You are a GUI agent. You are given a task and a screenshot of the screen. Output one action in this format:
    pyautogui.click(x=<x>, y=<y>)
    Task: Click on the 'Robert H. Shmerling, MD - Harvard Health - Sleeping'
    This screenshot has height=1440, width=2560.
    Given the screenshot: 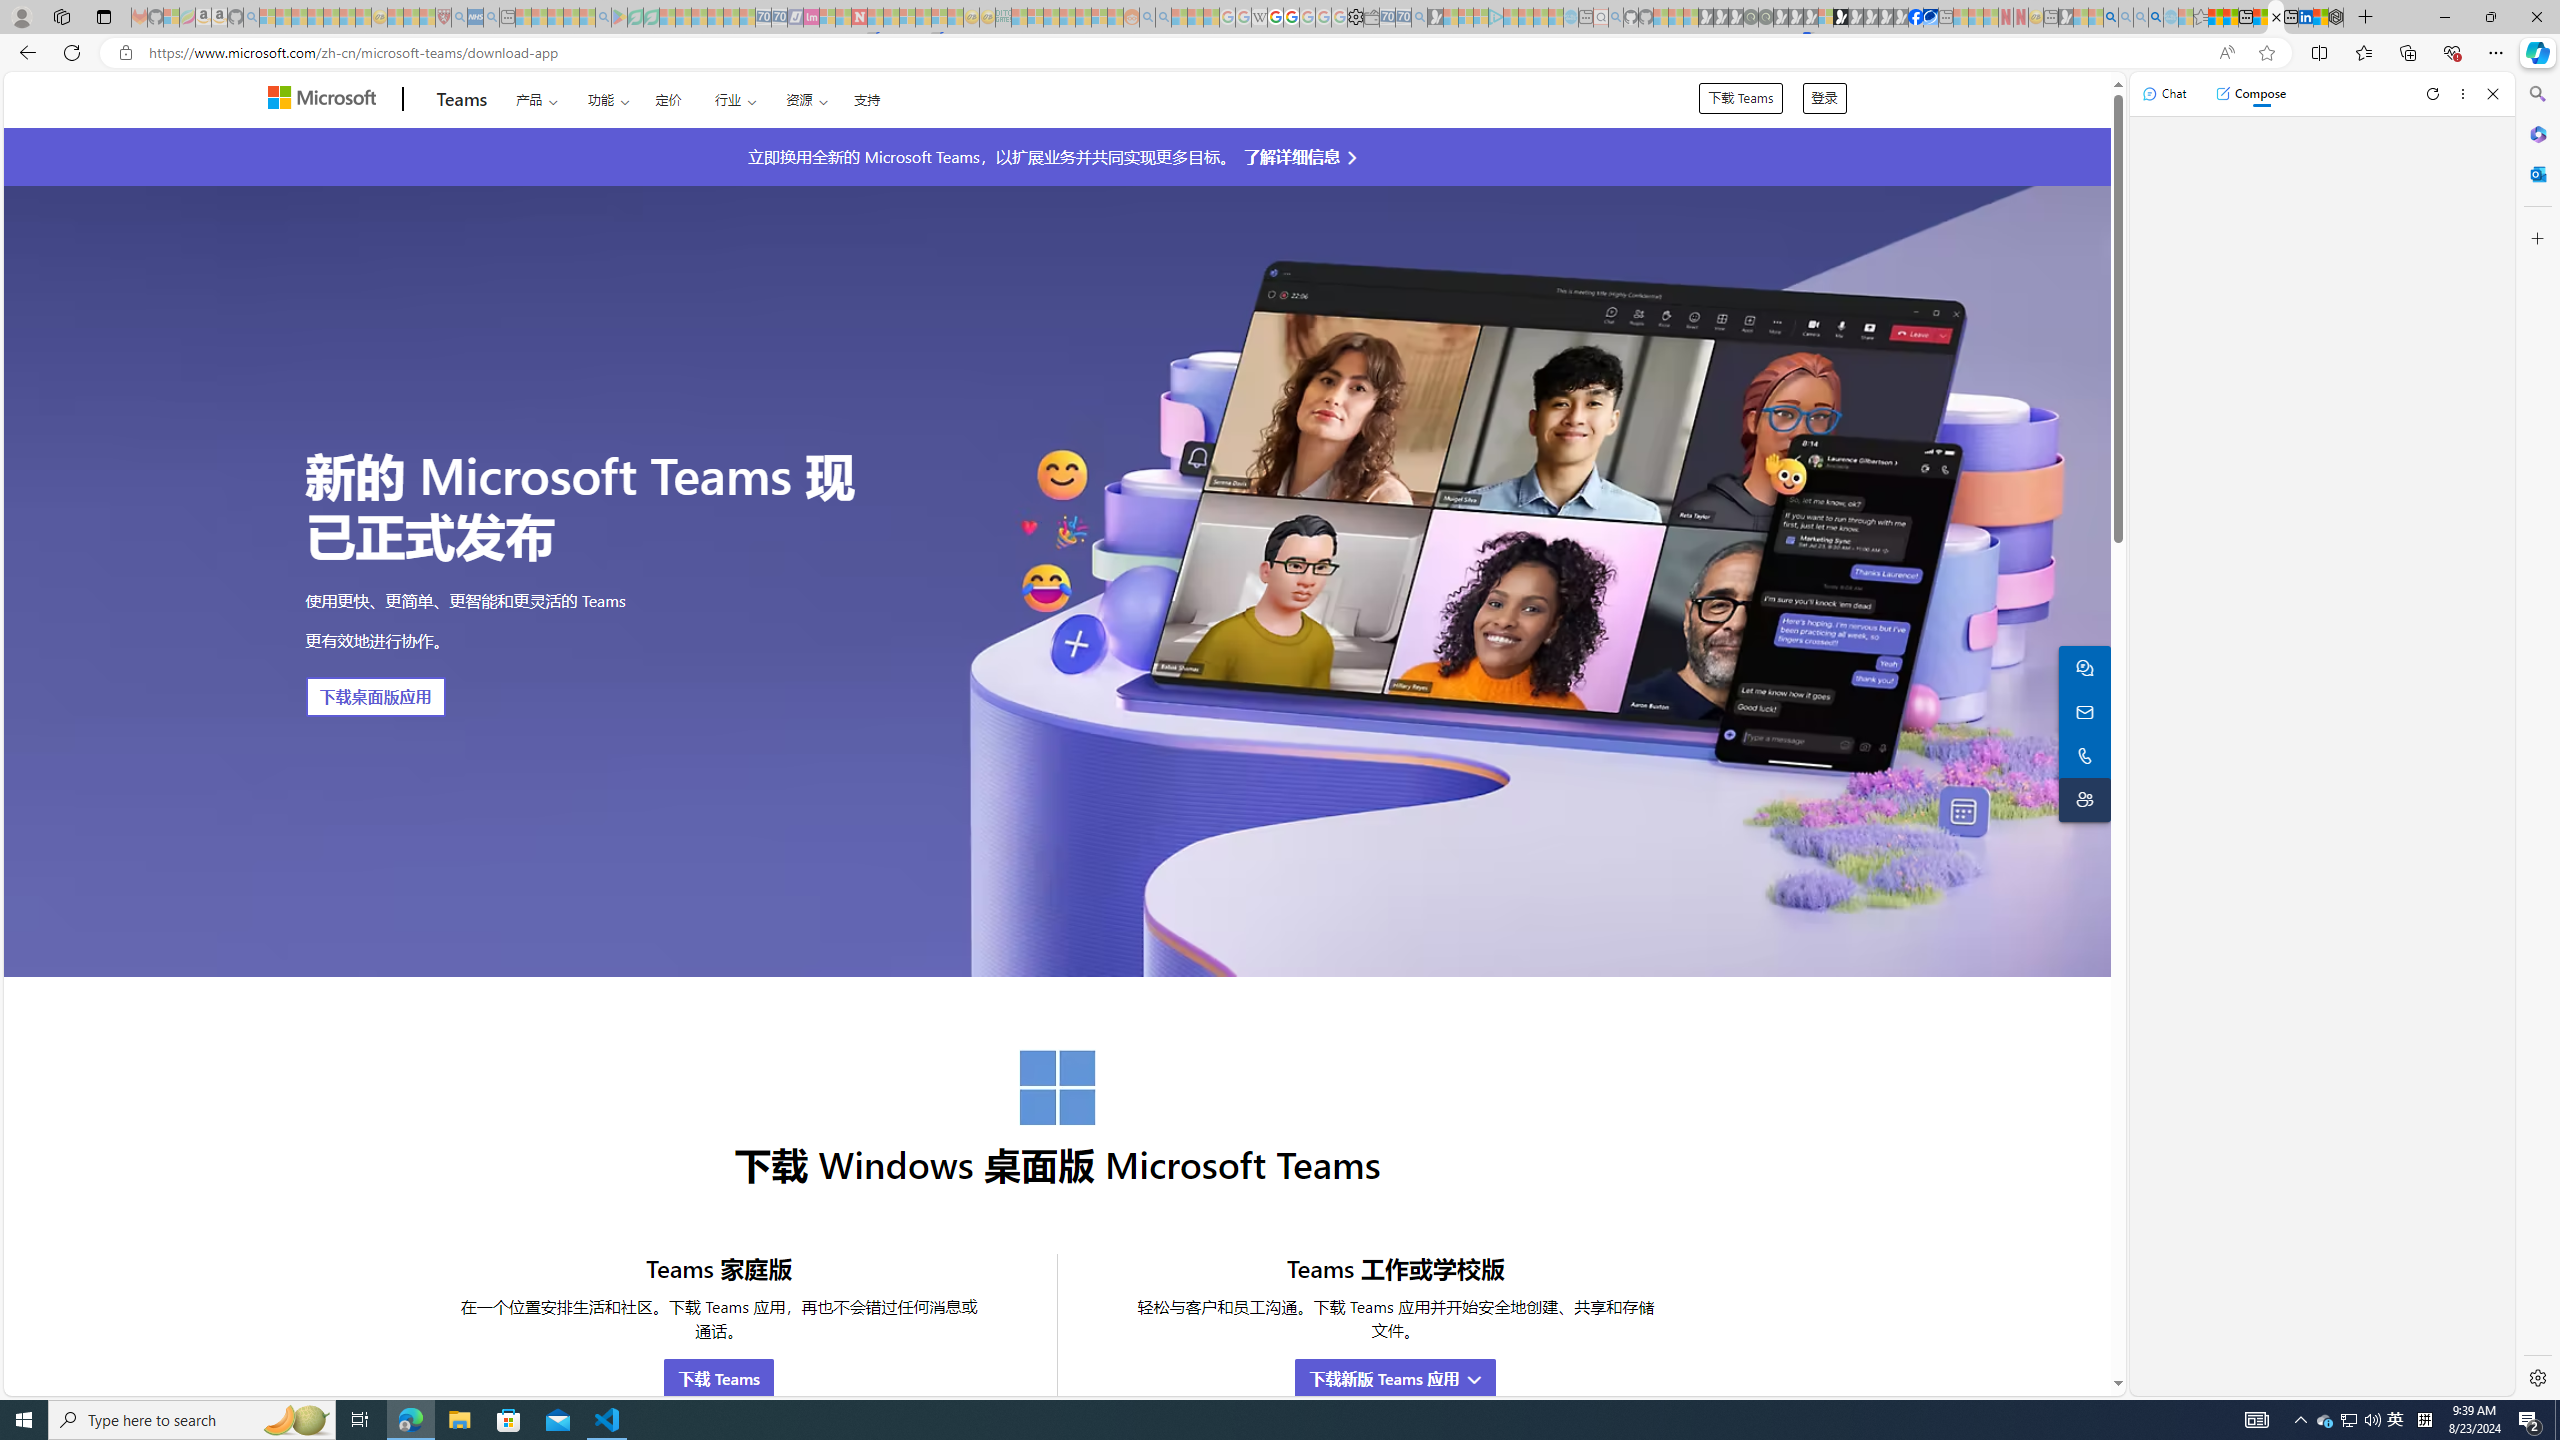 What is the action you would take?
    pyautogui.click(x=444, y=16)
    